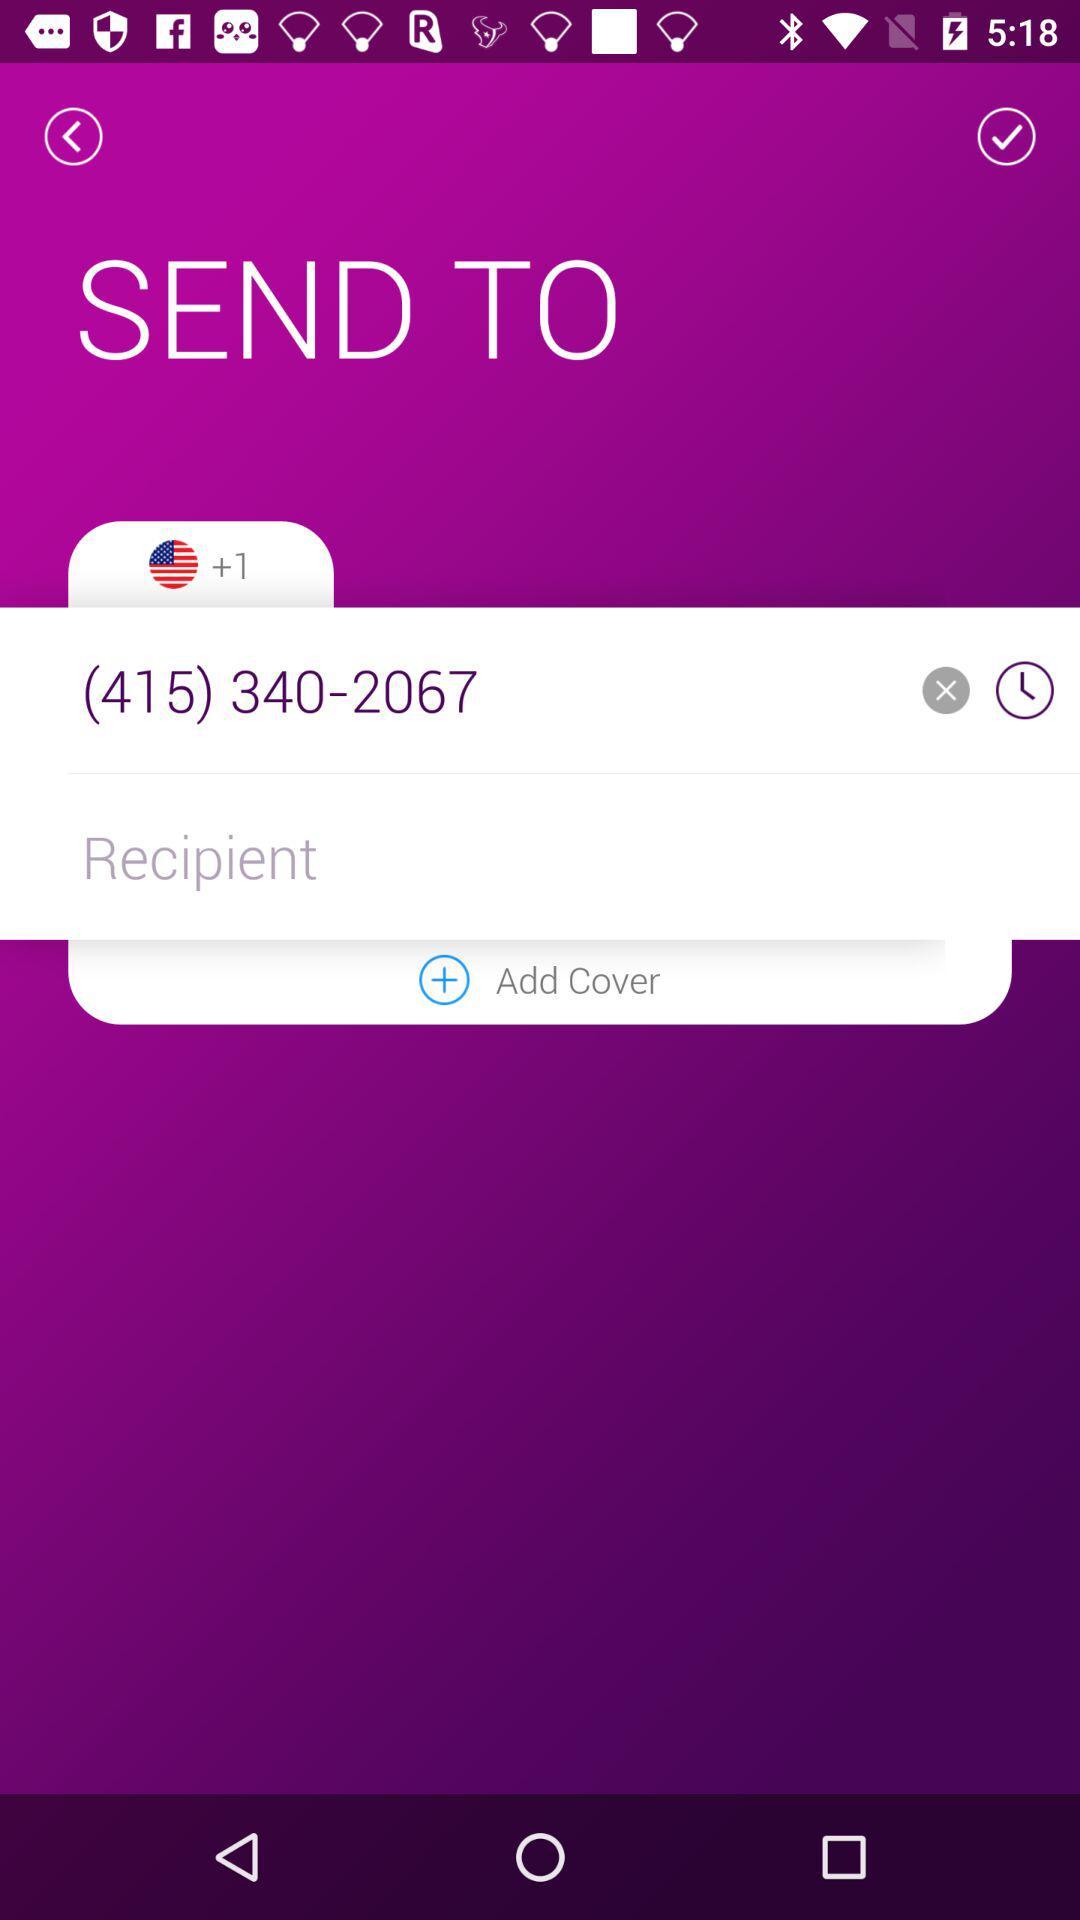 The image size is (1080, 1920). Describe the element at coordinates (1024, 690) in the screenshot. I see `the time icon` at that location.